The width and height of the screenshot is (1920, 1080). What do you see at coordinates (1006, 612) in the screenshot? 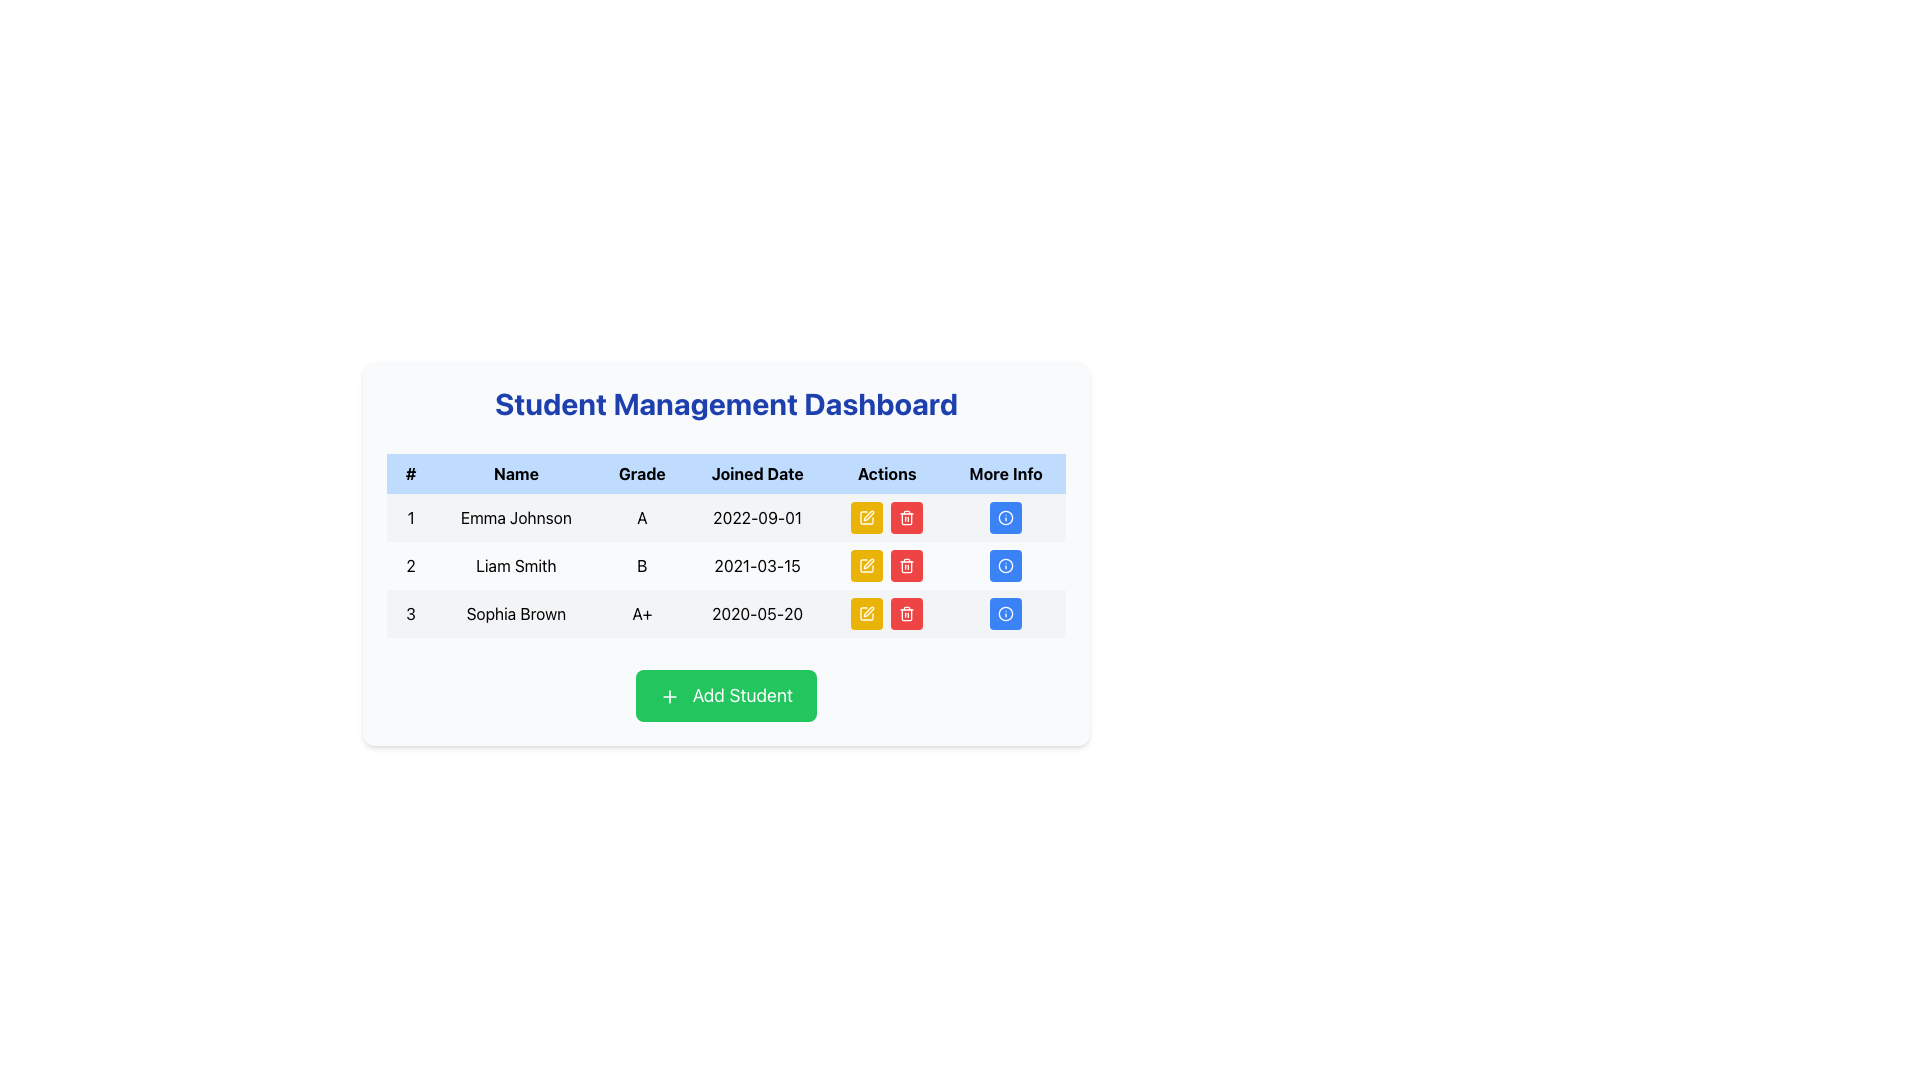
I see `the 'More Info' button in the last column of the third row for 'Sophia Brown'` at bounding box center [1006, 612].